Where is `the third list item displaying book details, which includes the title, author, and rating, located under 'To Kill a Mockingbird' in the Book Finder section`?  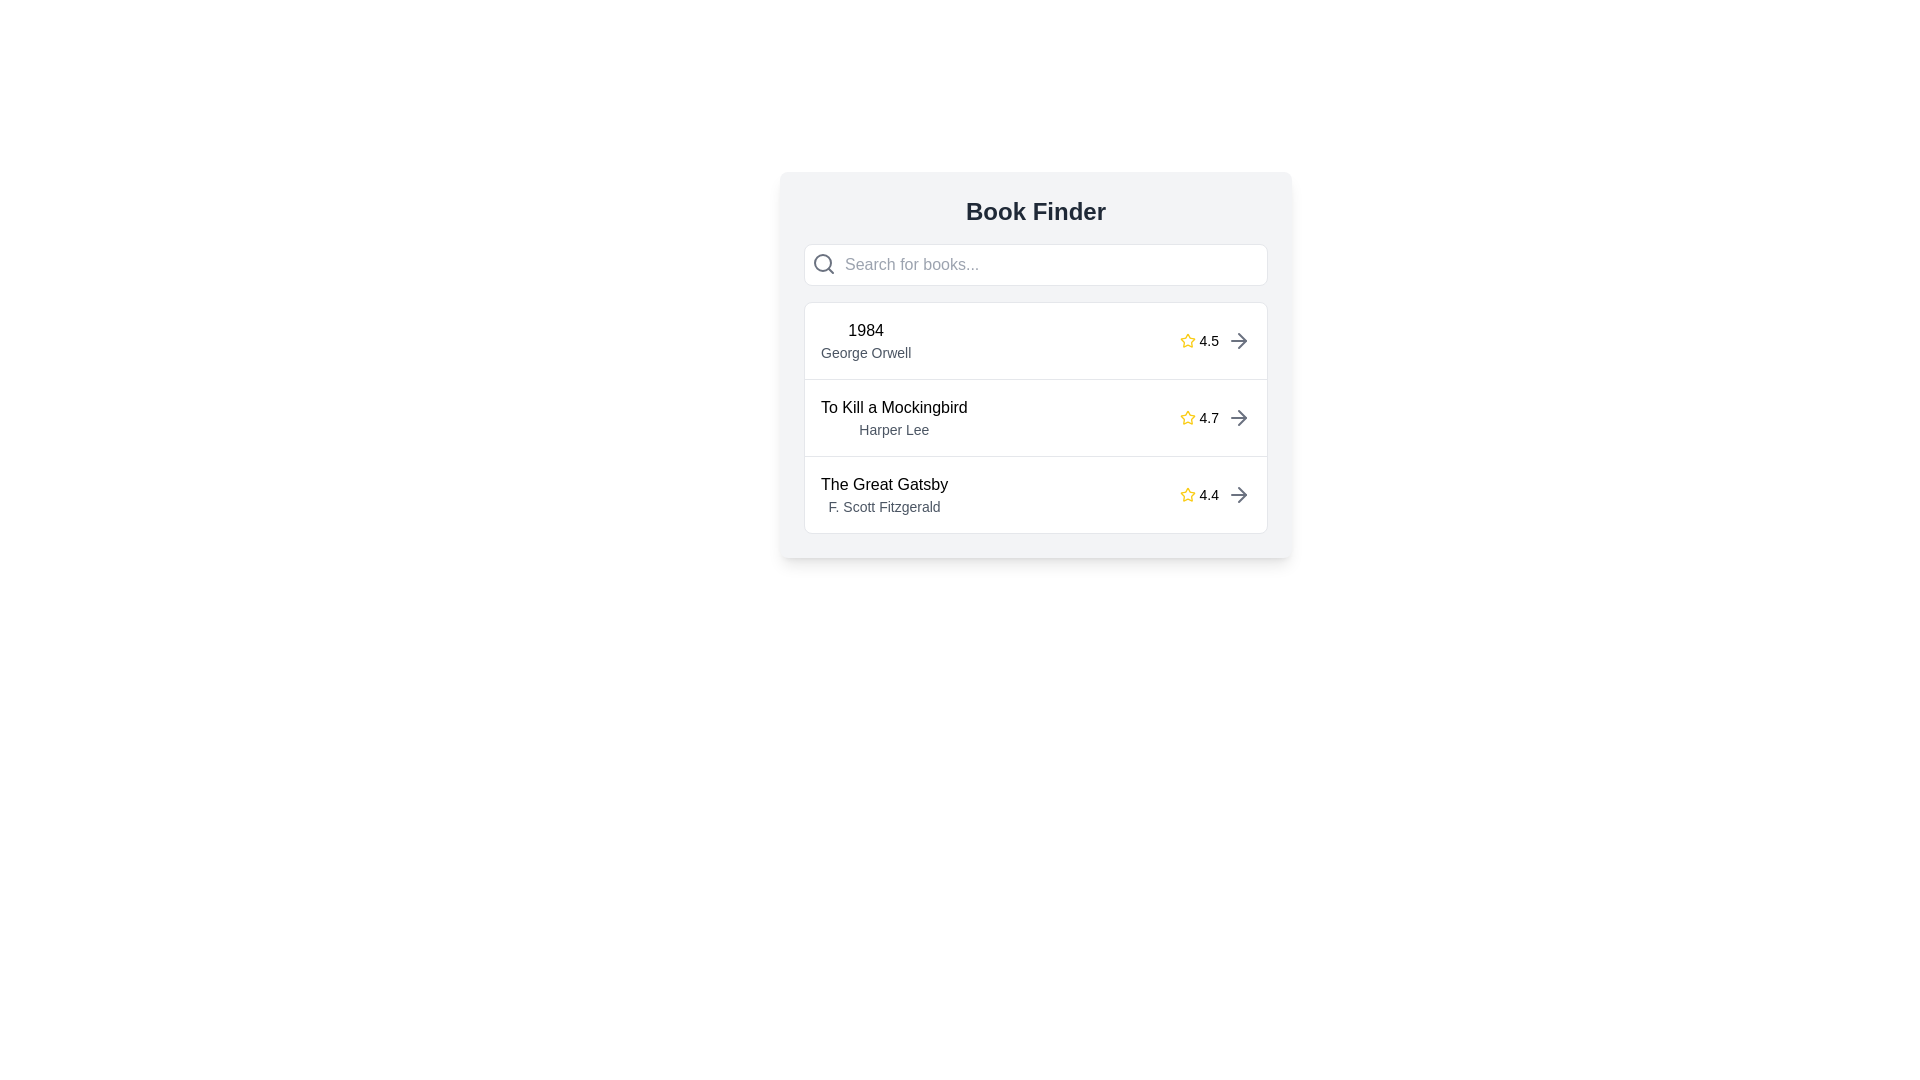
the third list item displaying book details, which includes the title, author, and rating, located under 'To Kill a Mockingbird' in the Book Finder section is located at coordinates (1036, 494).